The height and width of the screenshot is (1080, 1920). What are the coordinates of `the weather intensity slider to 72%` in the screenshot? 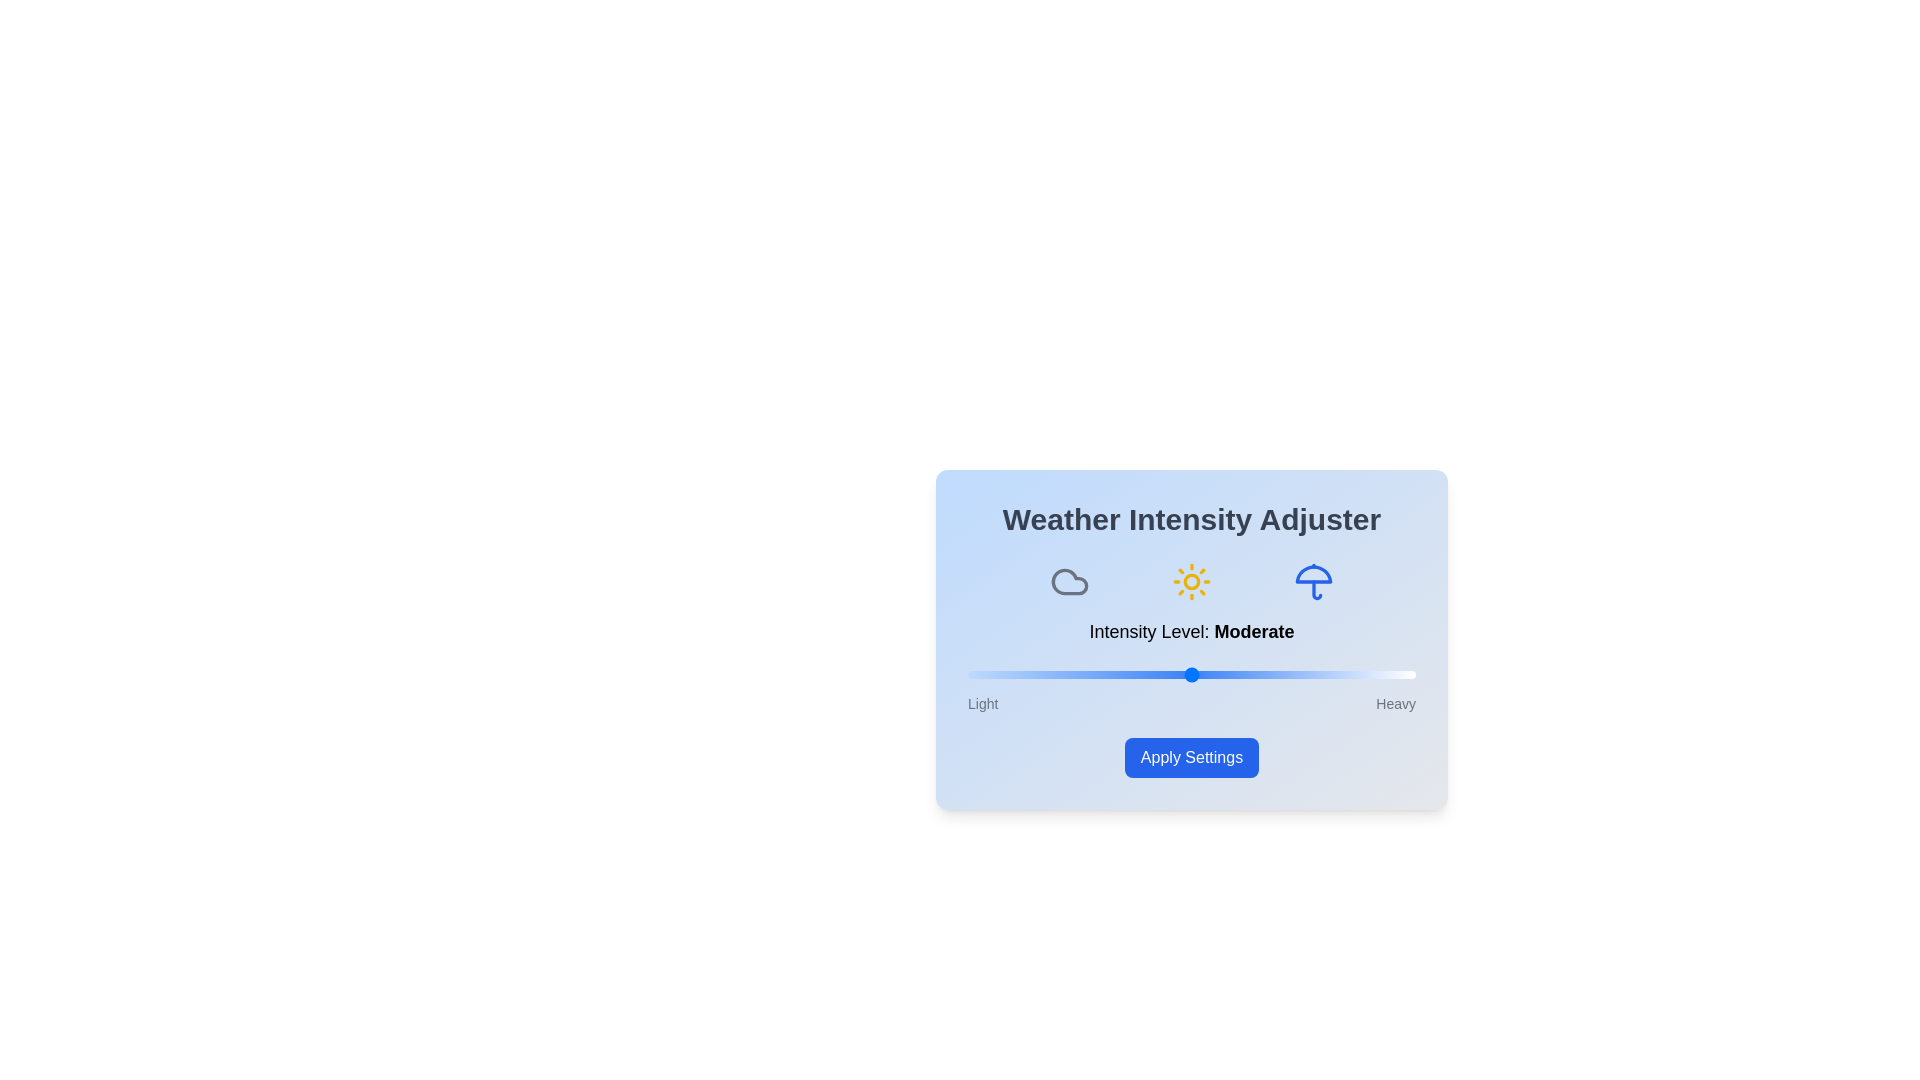 It's located at (1290, 675).